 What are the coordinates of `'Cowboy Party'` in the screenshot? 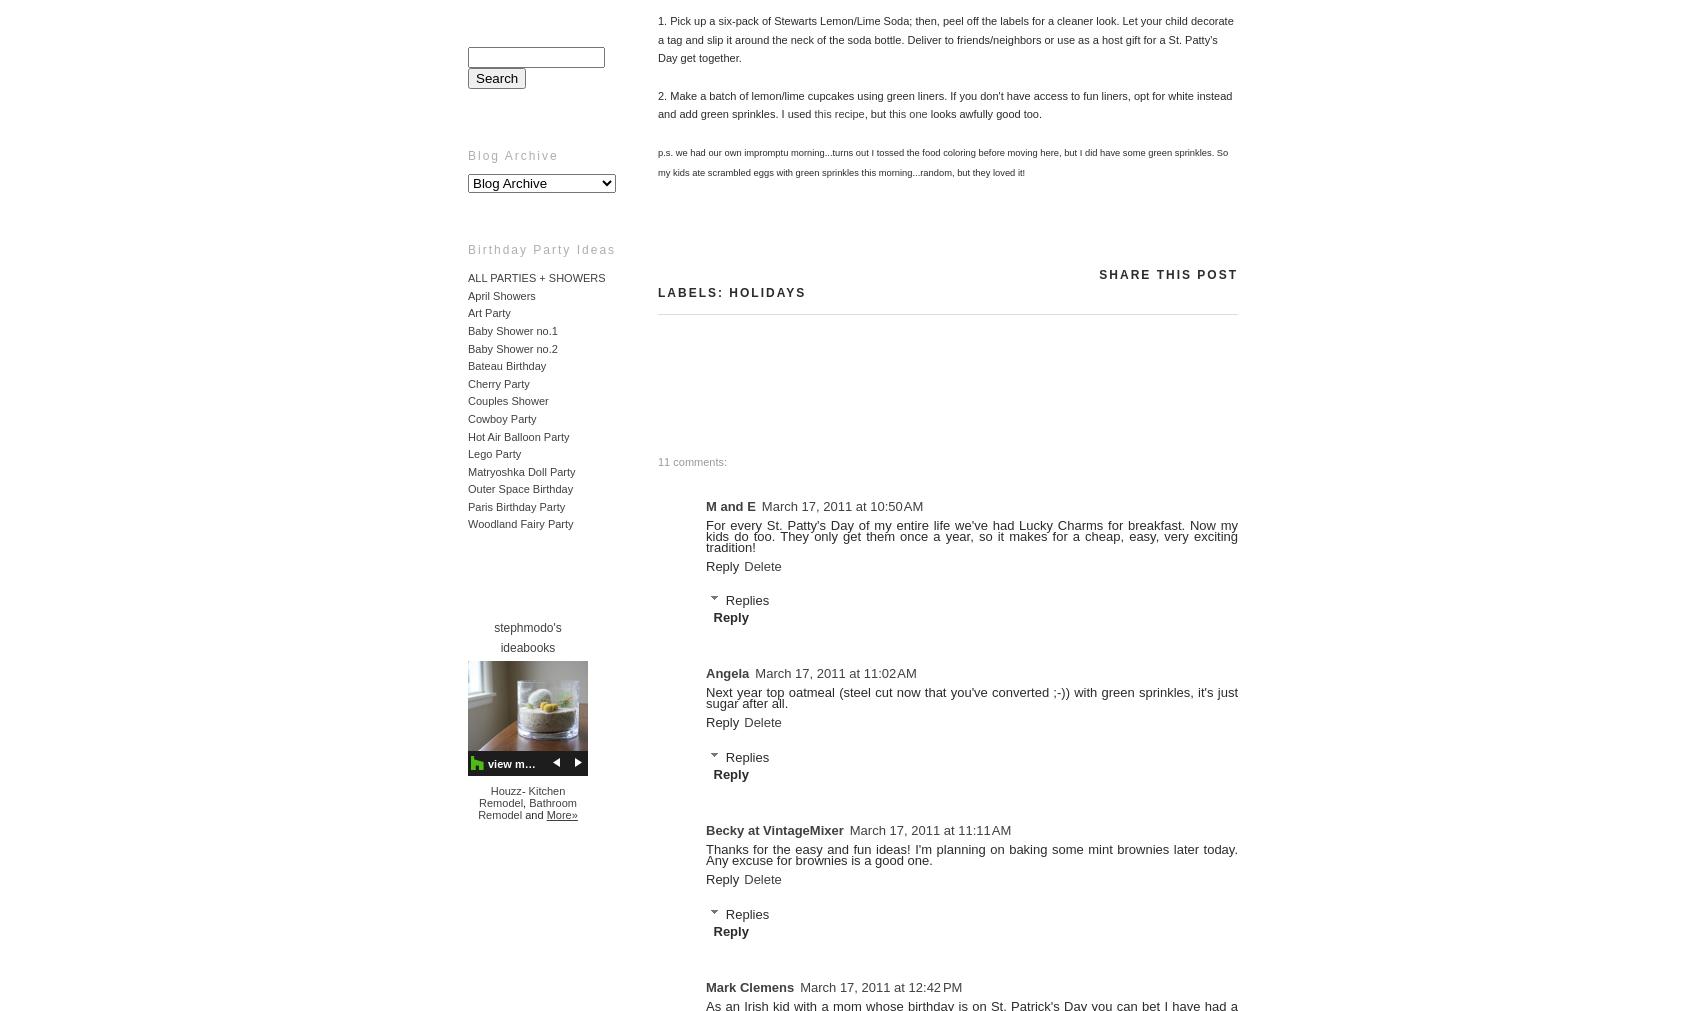 It's located at (501, 417).